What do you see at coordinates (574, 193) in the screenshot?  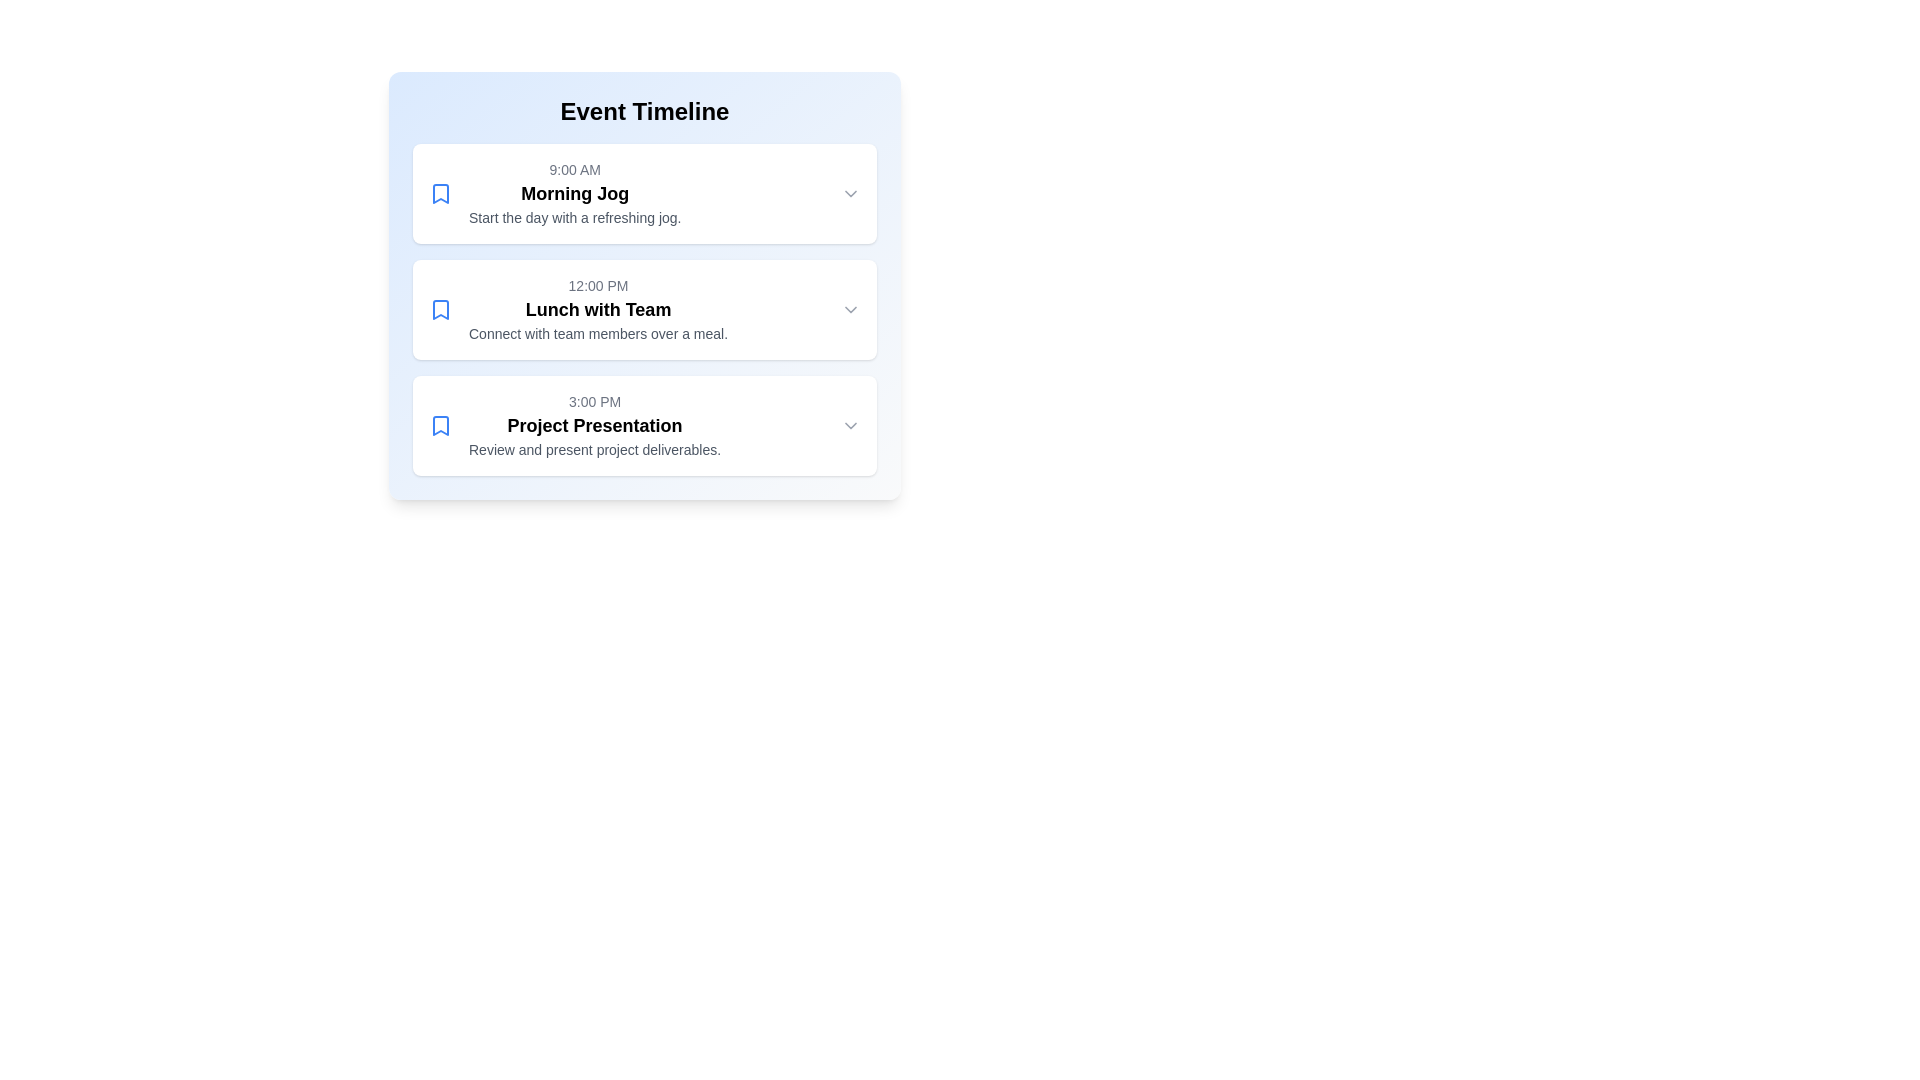 I see `to select the 'Morning Jog' text label located in the 'Event Timeline' section, positioned between '9:00 AM' and 'Start the day with a refreshing jog.'` at bounding box center [574, 193].